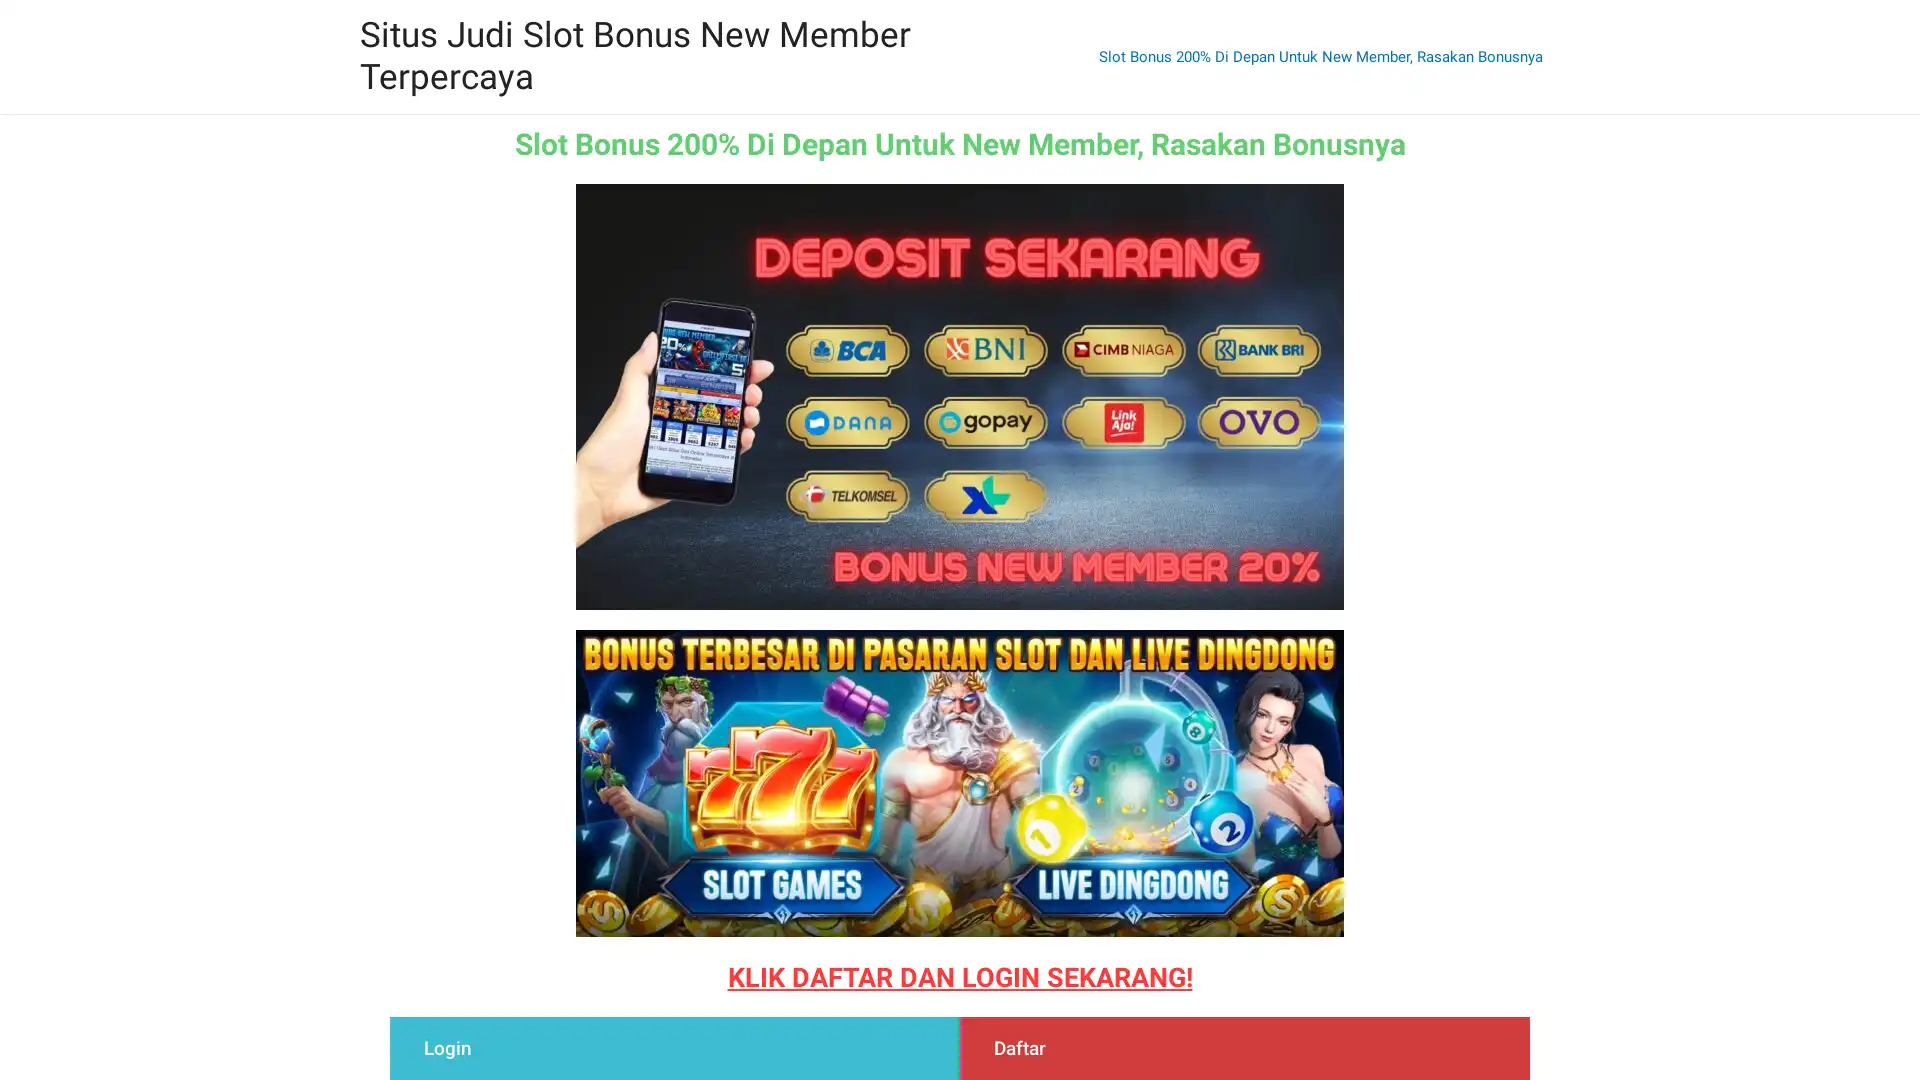 This screenshot has height=1080, width=1920. What do you see at coordinates (441, 1049) in the screenshot?
I see `Login` at bounding box center [441, 1049].